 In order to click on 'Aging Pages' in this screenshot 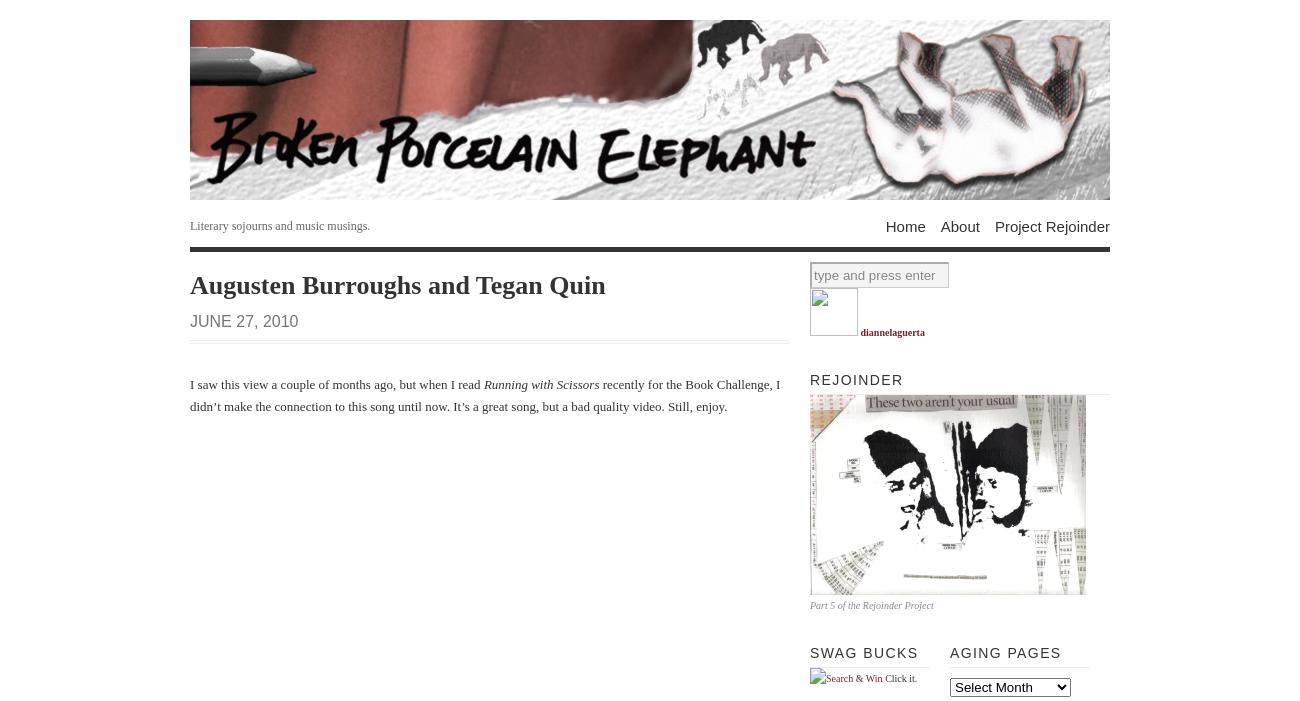, I will do `click(1004, 652)`.